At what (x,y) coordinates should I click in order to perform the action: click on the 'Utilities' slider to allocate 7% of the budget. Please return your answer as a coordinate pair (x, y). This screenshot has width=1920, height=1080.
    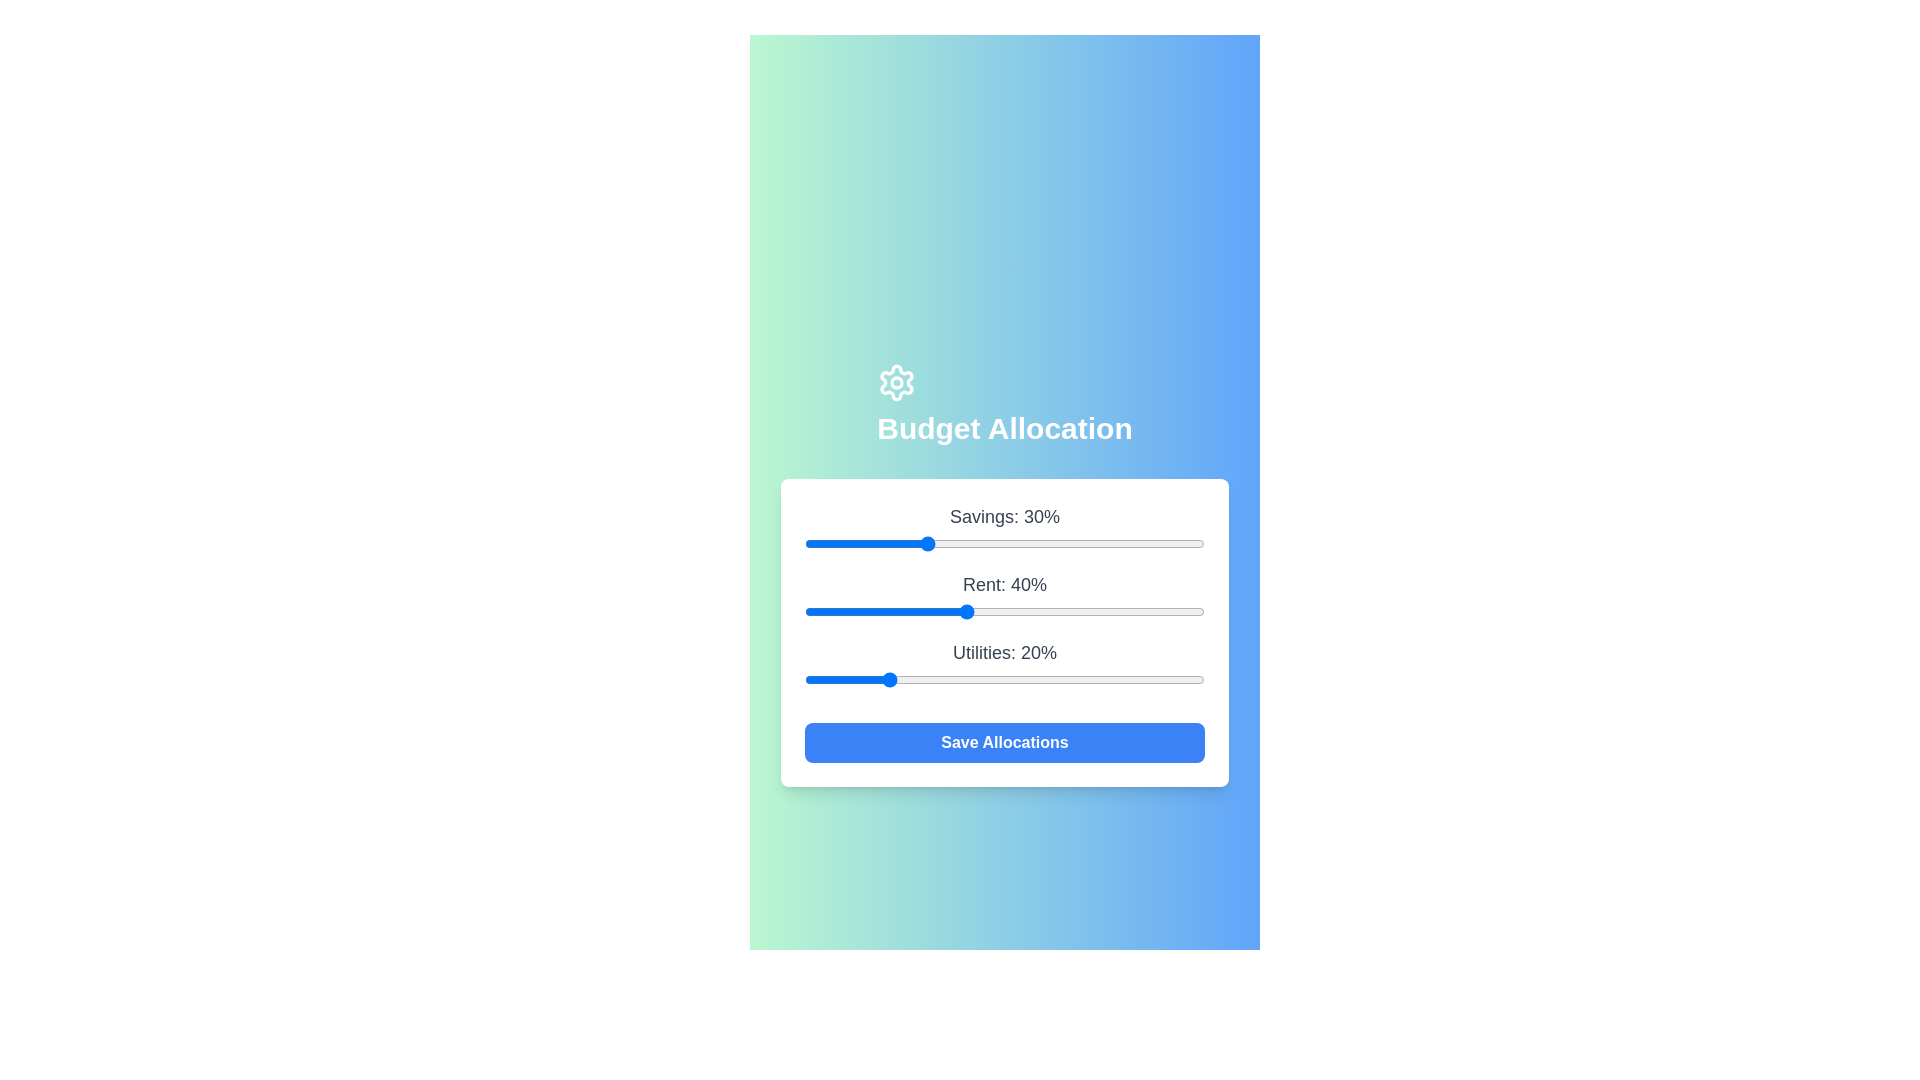
    Looking at the image, I should click on (833, 678).